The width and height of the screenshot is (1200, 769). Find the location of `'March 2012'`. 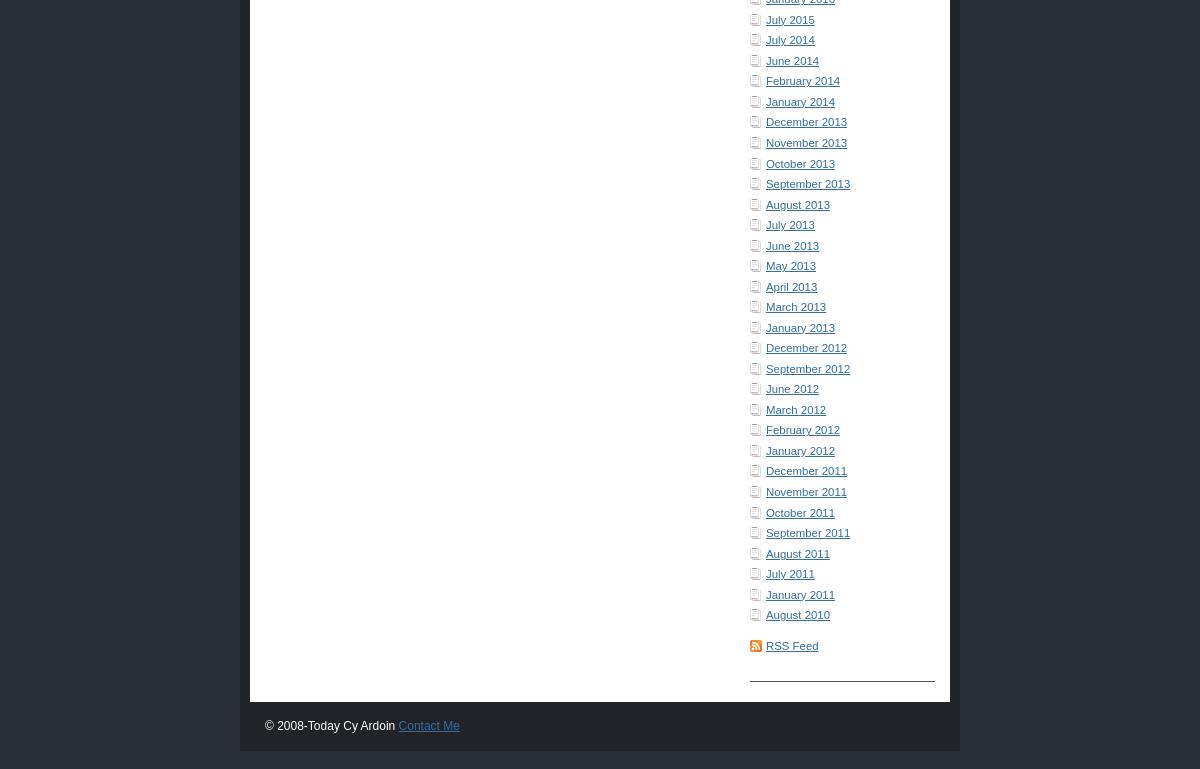

'March 2012' is located at coordinates (794, 409).